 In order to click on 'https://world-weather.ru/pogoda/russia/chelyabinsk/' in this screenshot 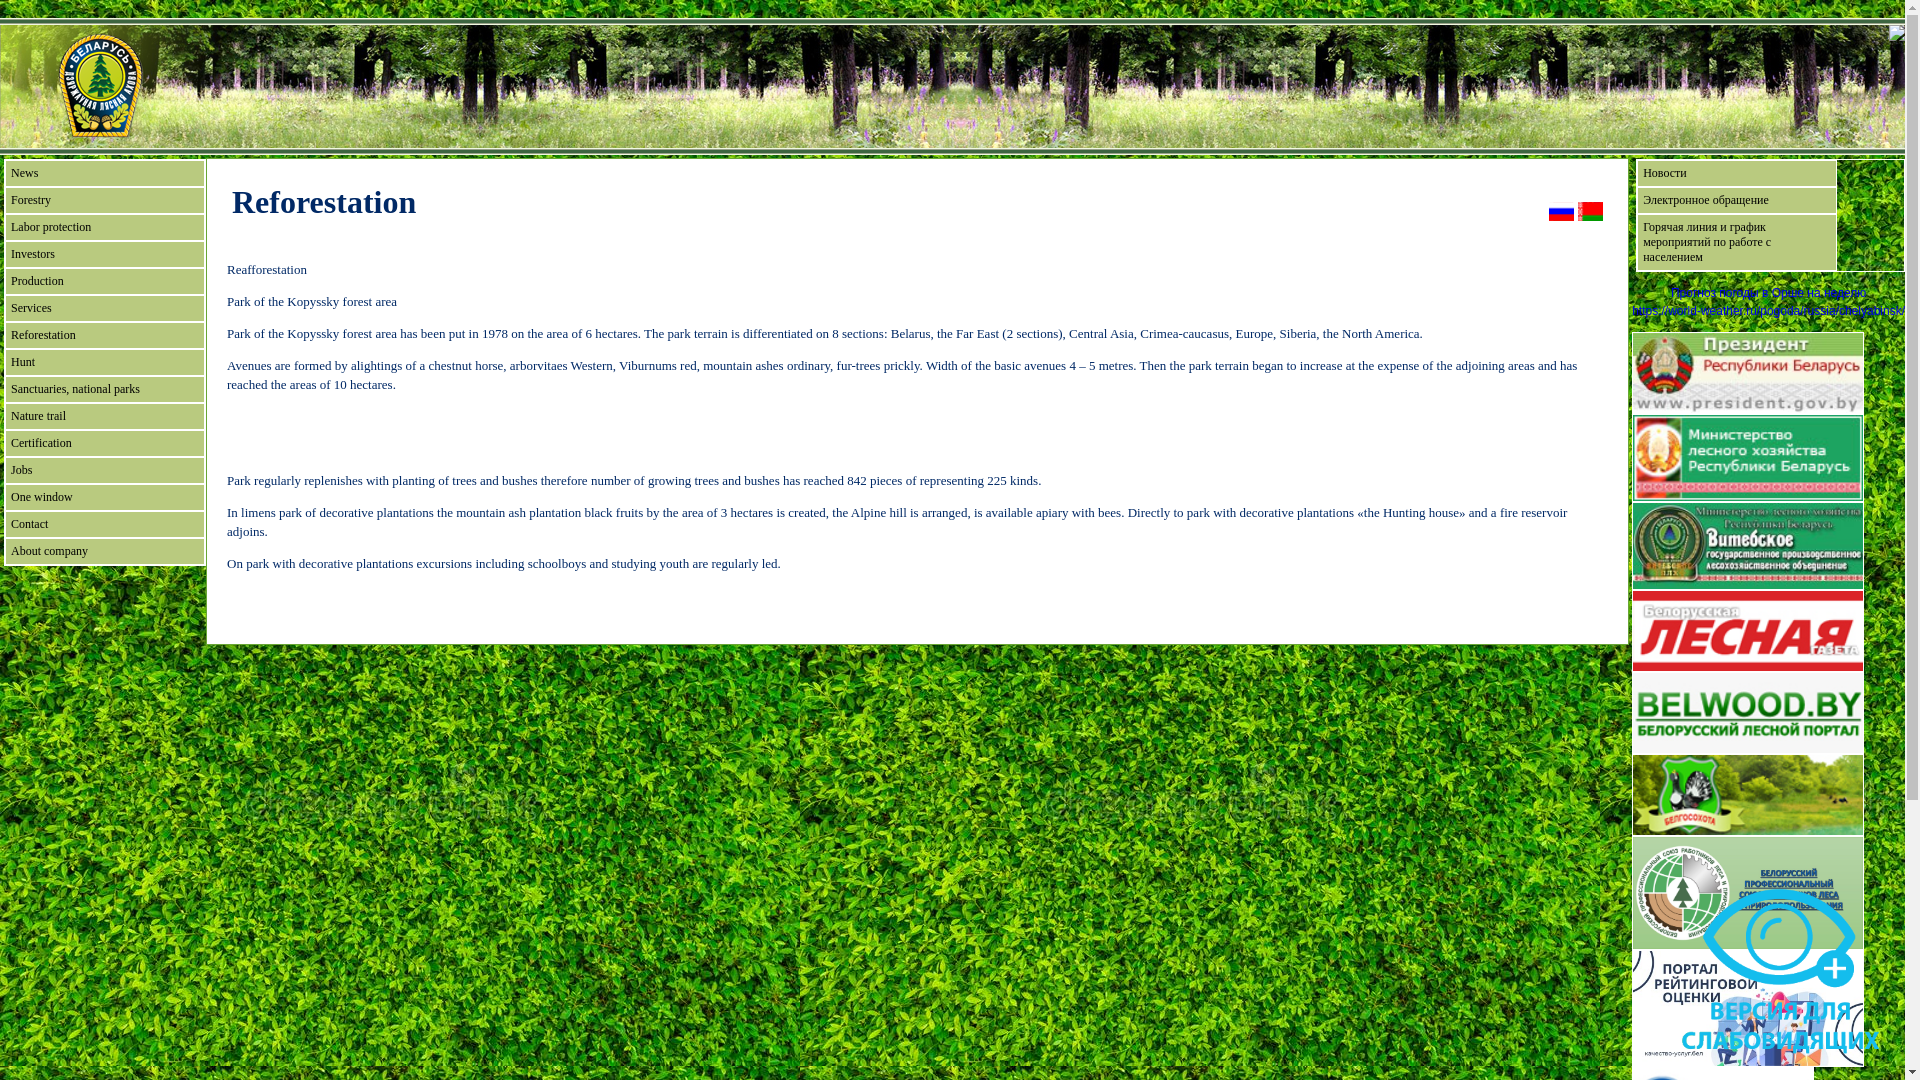, I will do `click(1768, 311)`.